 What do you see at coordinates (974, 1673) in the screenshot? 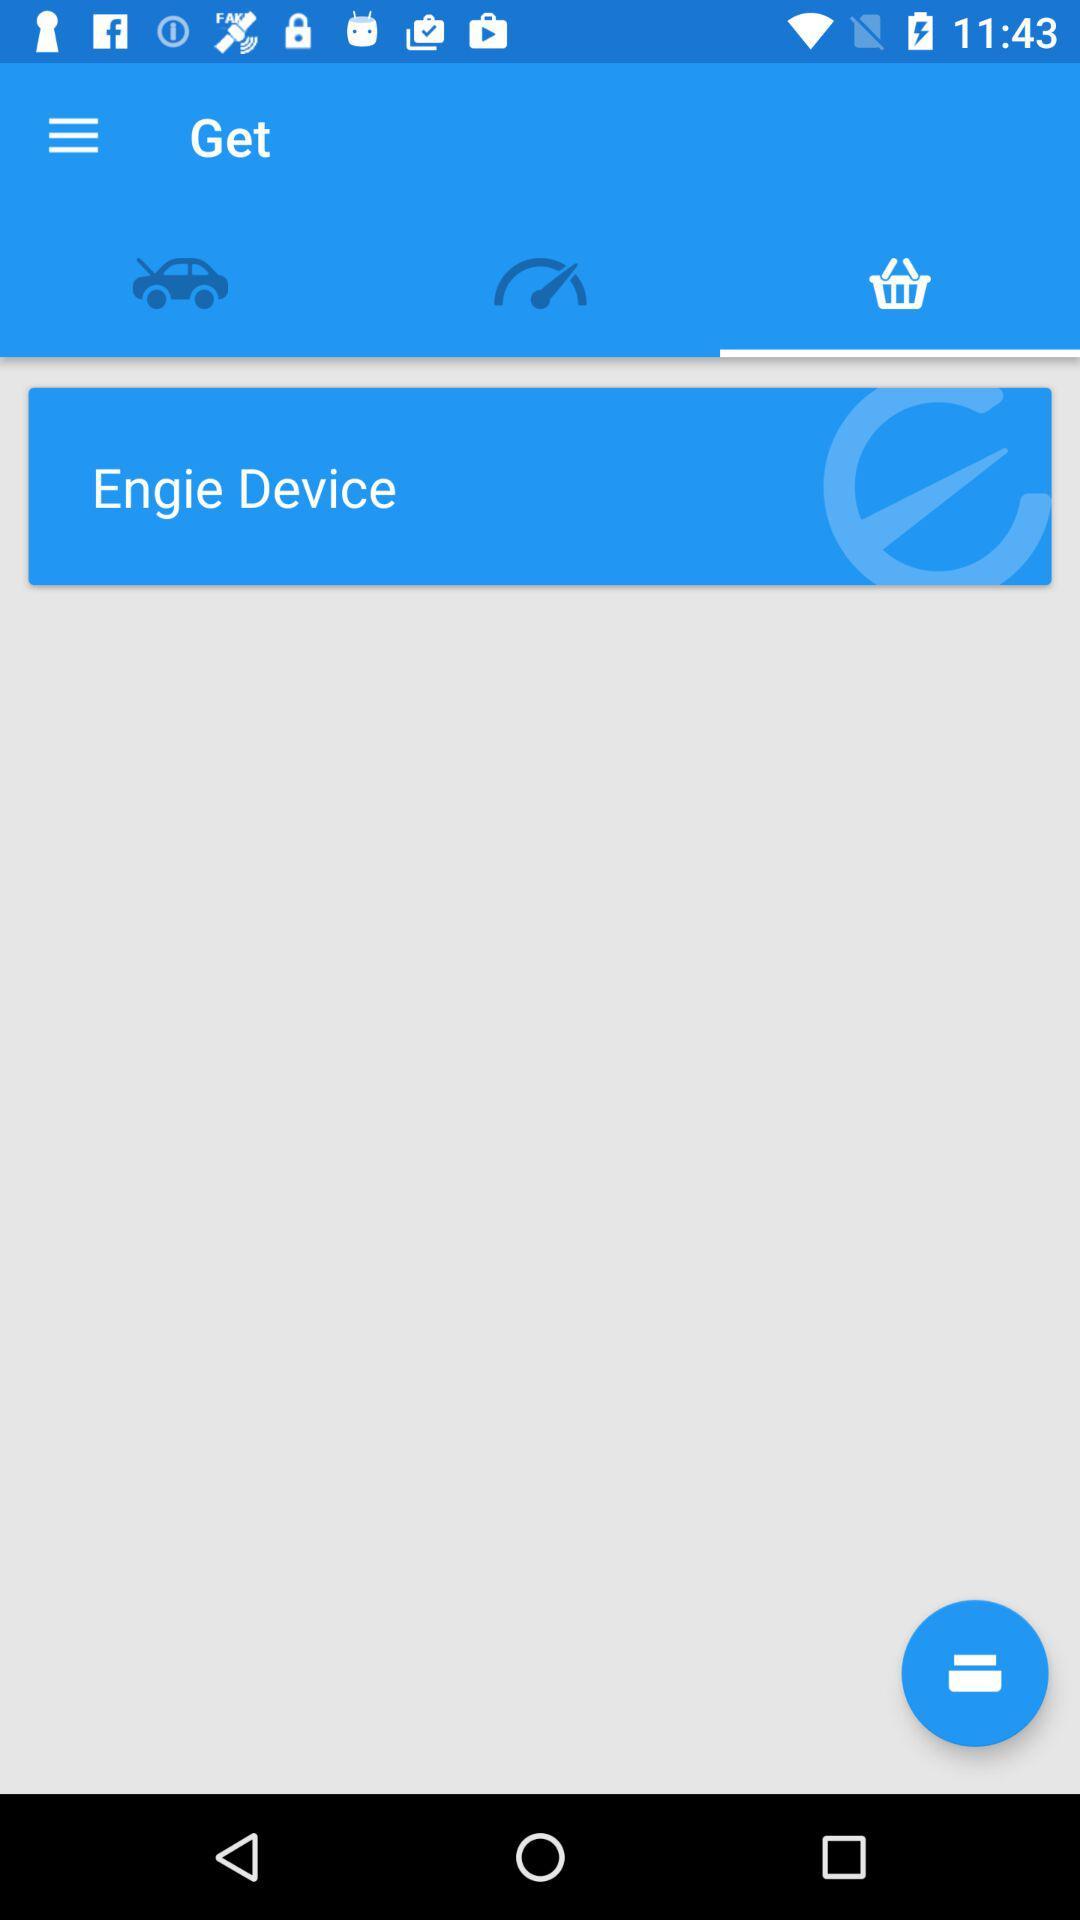
I see `the item at the bottom right corner` at bounding box center [974, 1673].